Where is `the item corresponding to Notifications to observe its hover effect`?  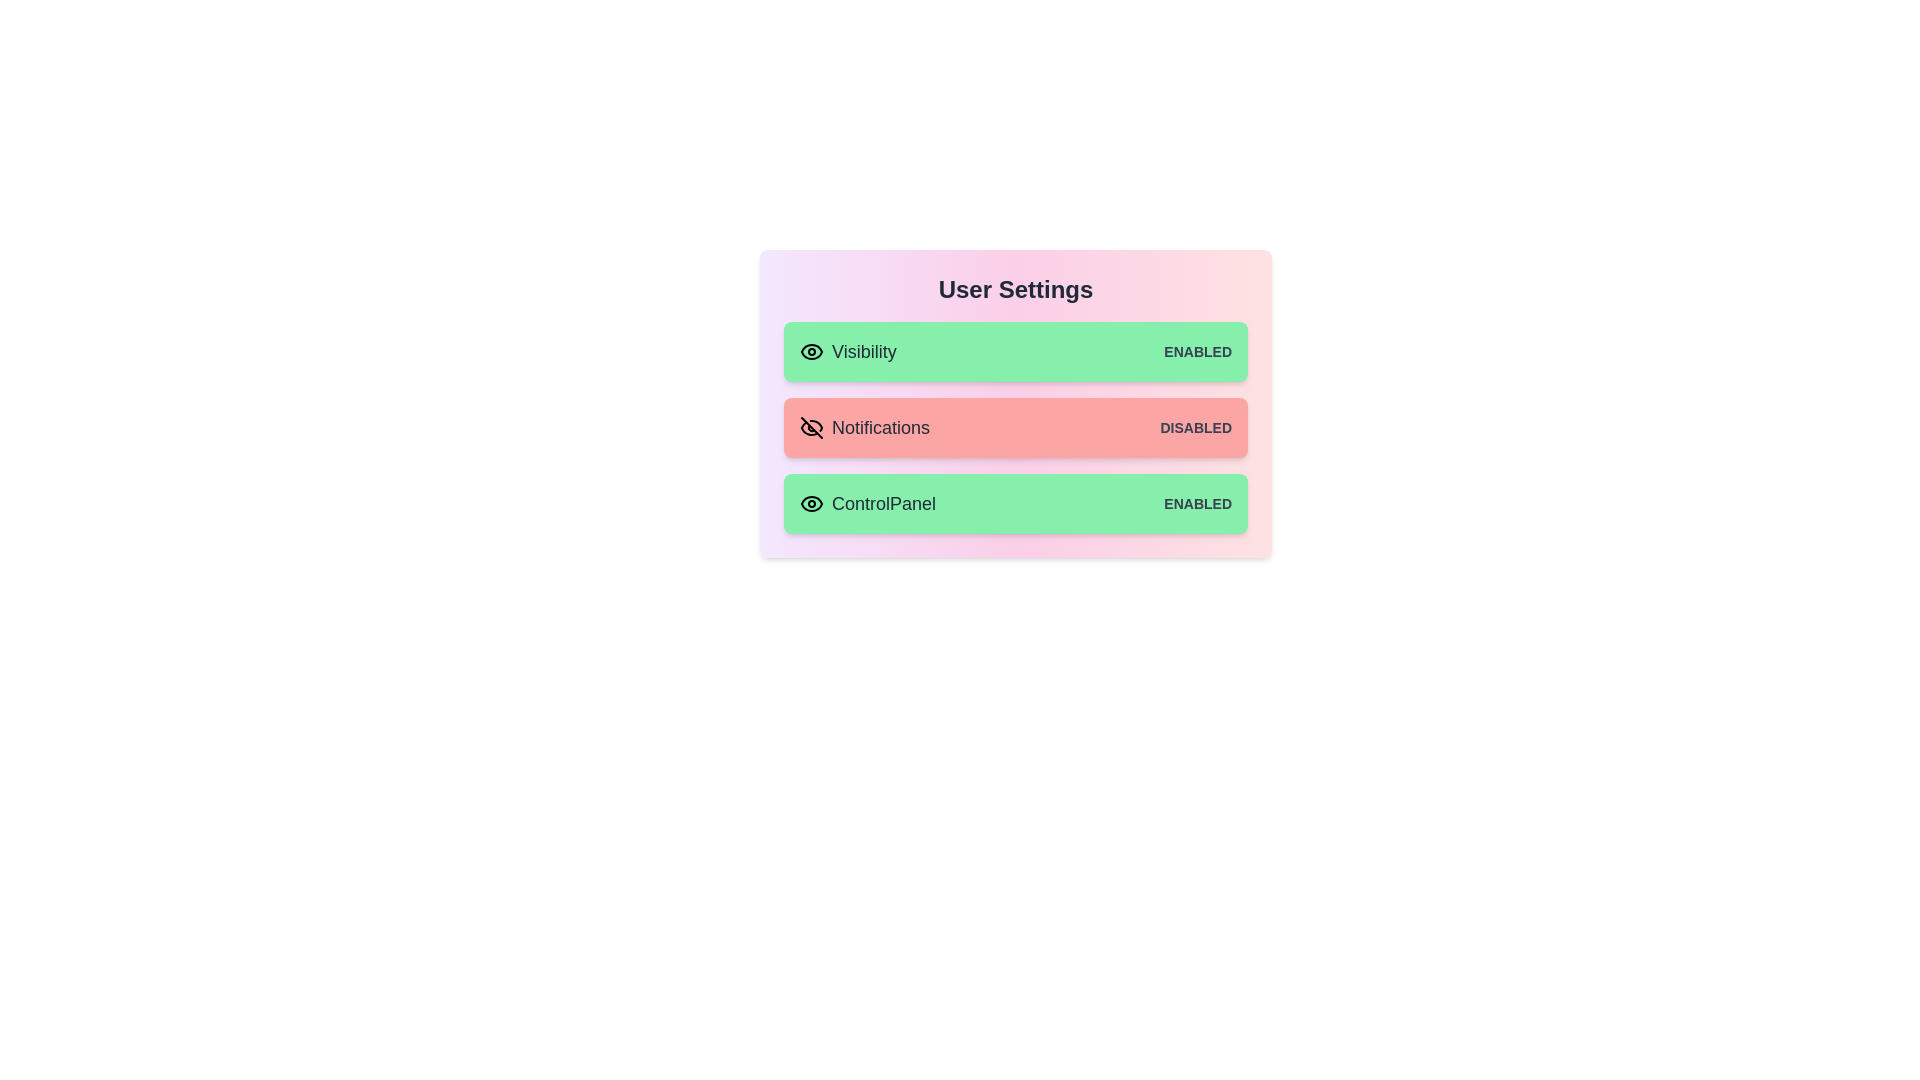
the item corresponding to Notifications to observe its hover effect is located at coordinates (1016, 427).